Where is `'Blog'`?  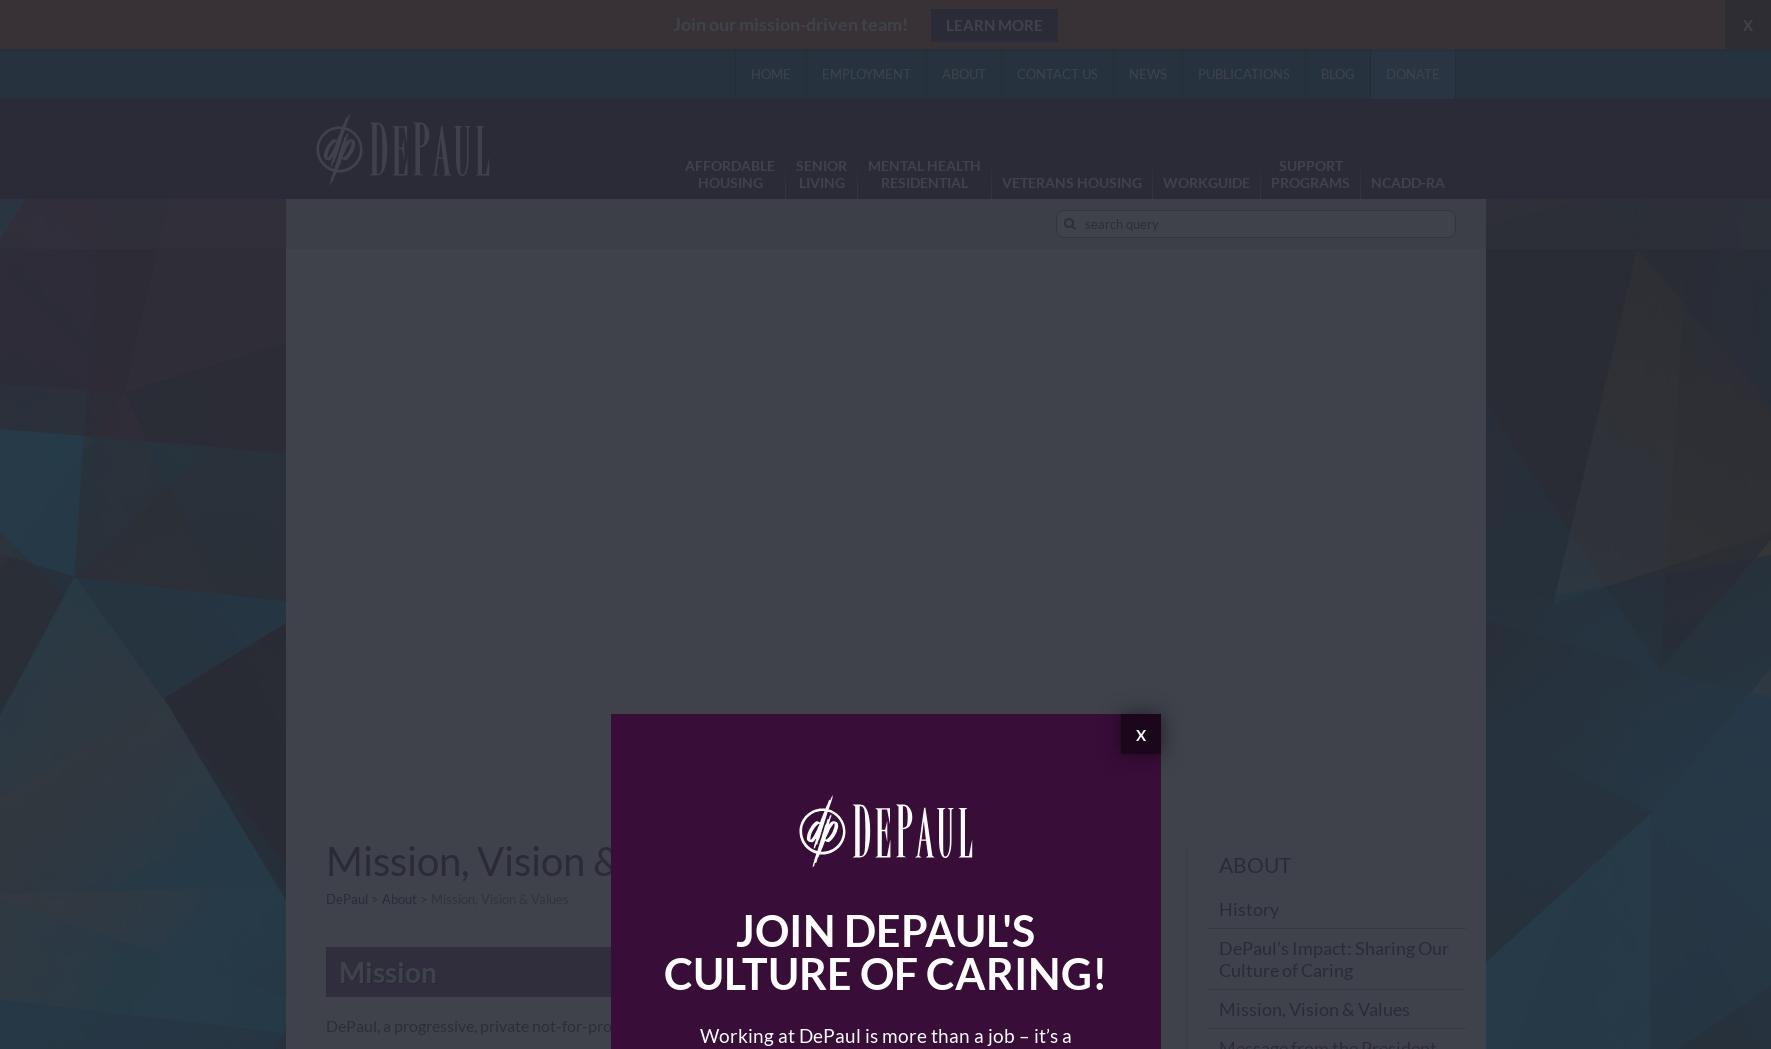 'Blog' is located at coordinates (1335, 73).